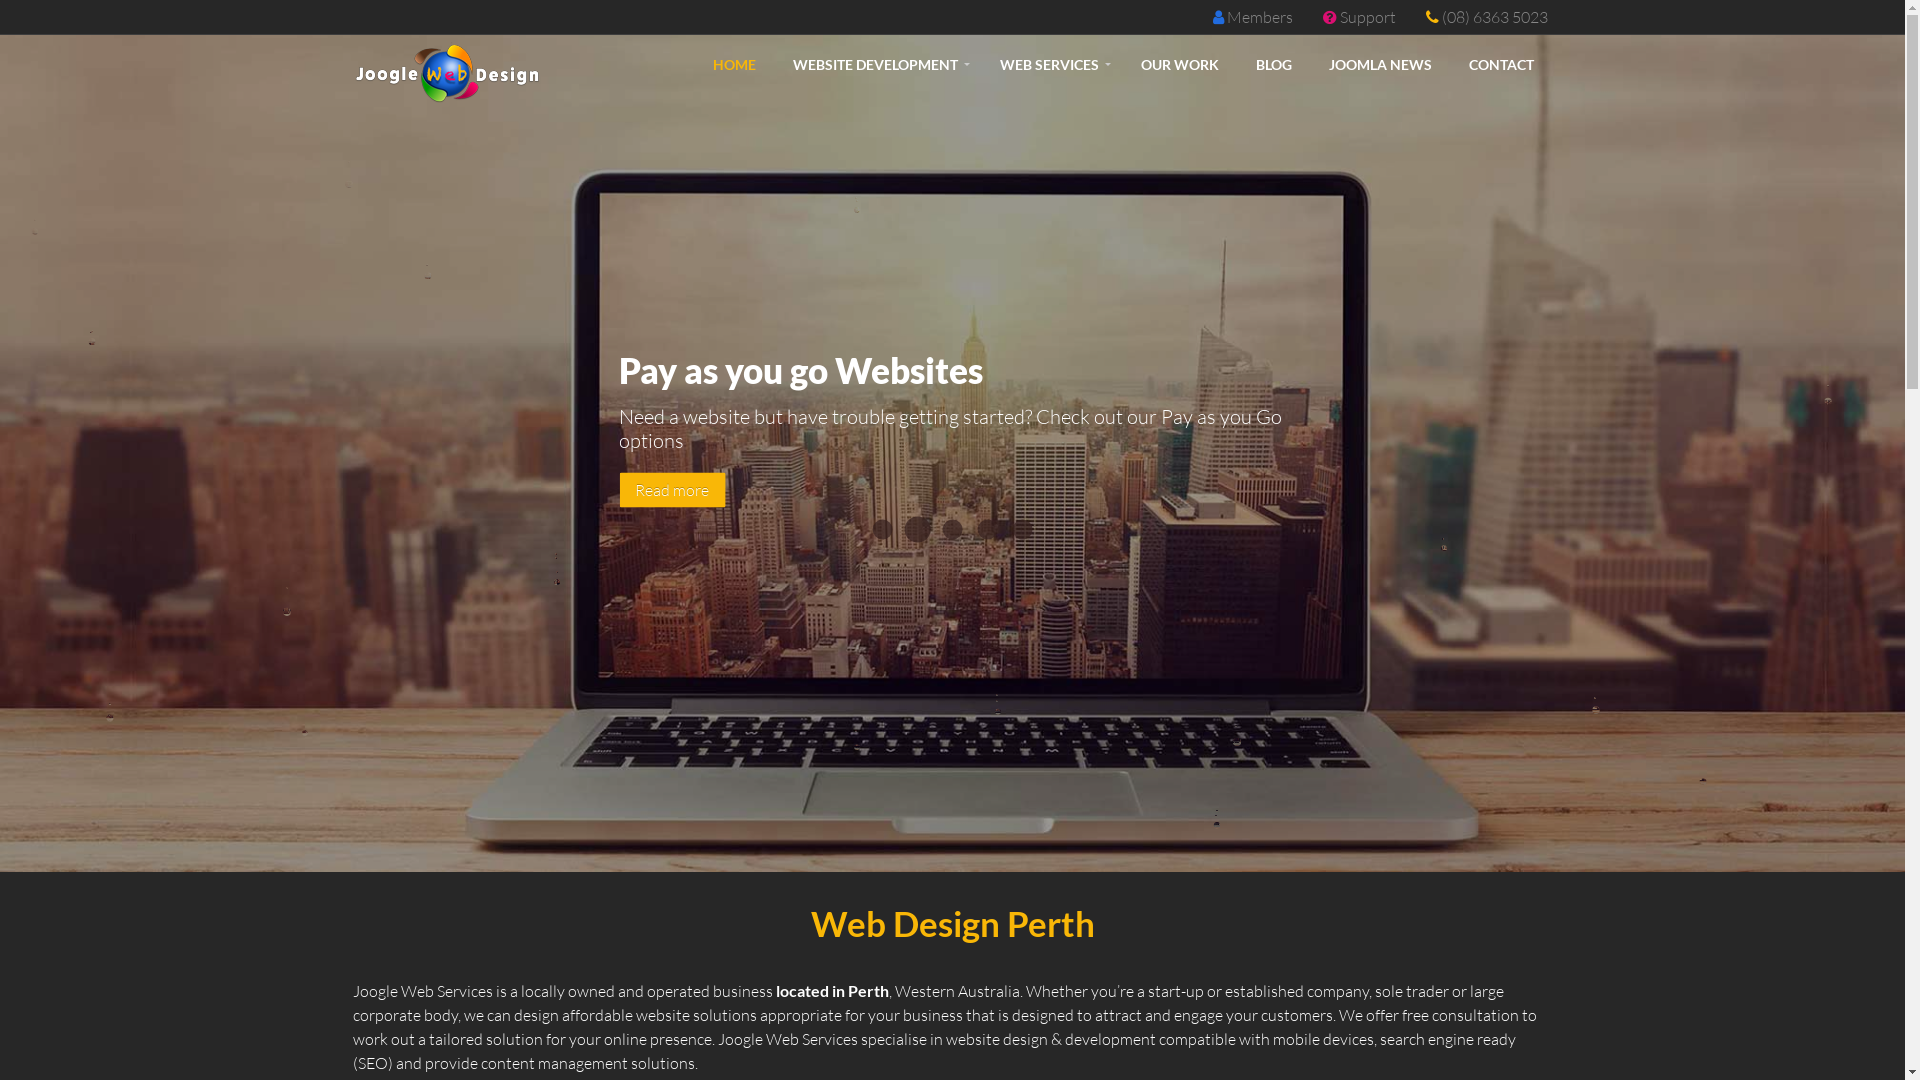 Image resolution: width=1920 pixels, height=1080 pixels. Describe the element at coordinates (1378, 64) in the screenshot. I see `'JOOMLA NEWS'` at that location.